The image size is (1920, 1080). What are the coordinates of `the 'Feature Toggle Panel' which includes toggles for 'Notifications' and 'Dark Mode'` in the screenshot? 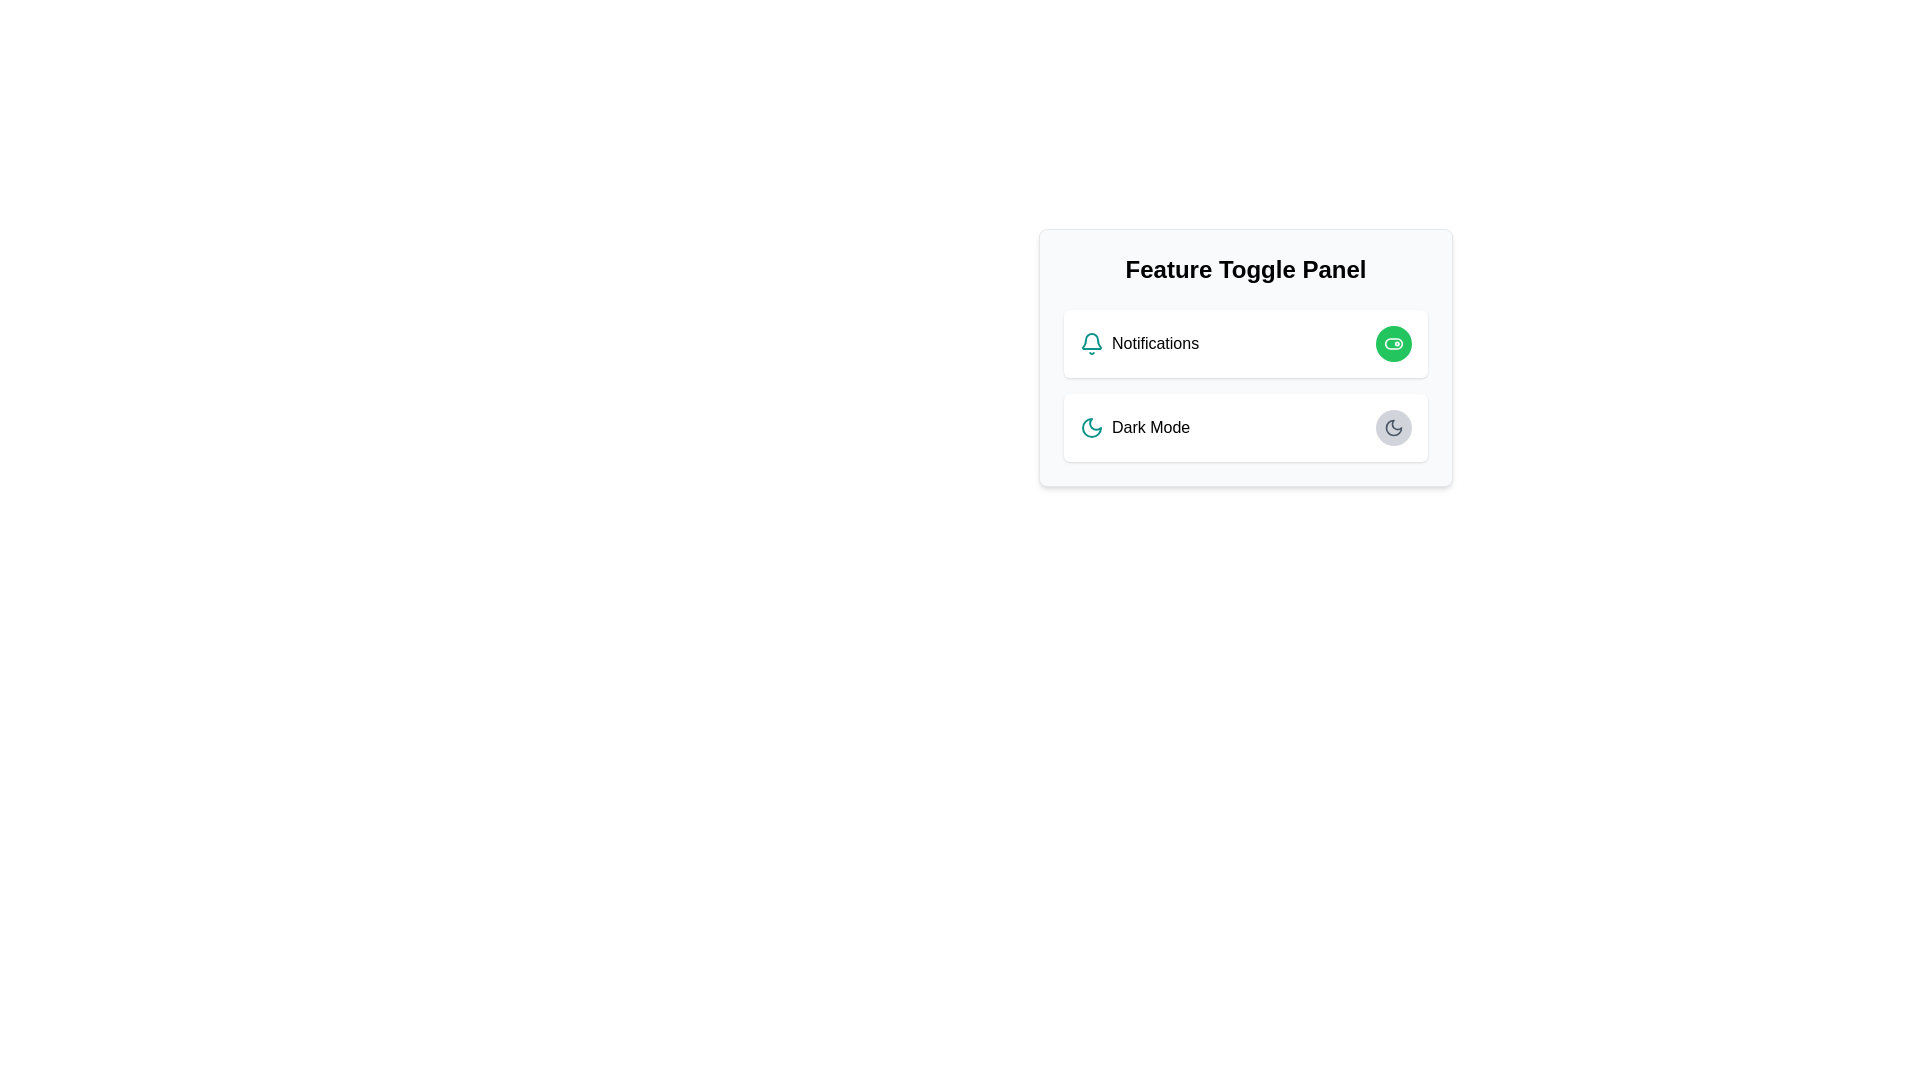 It's located at (1245, 357).